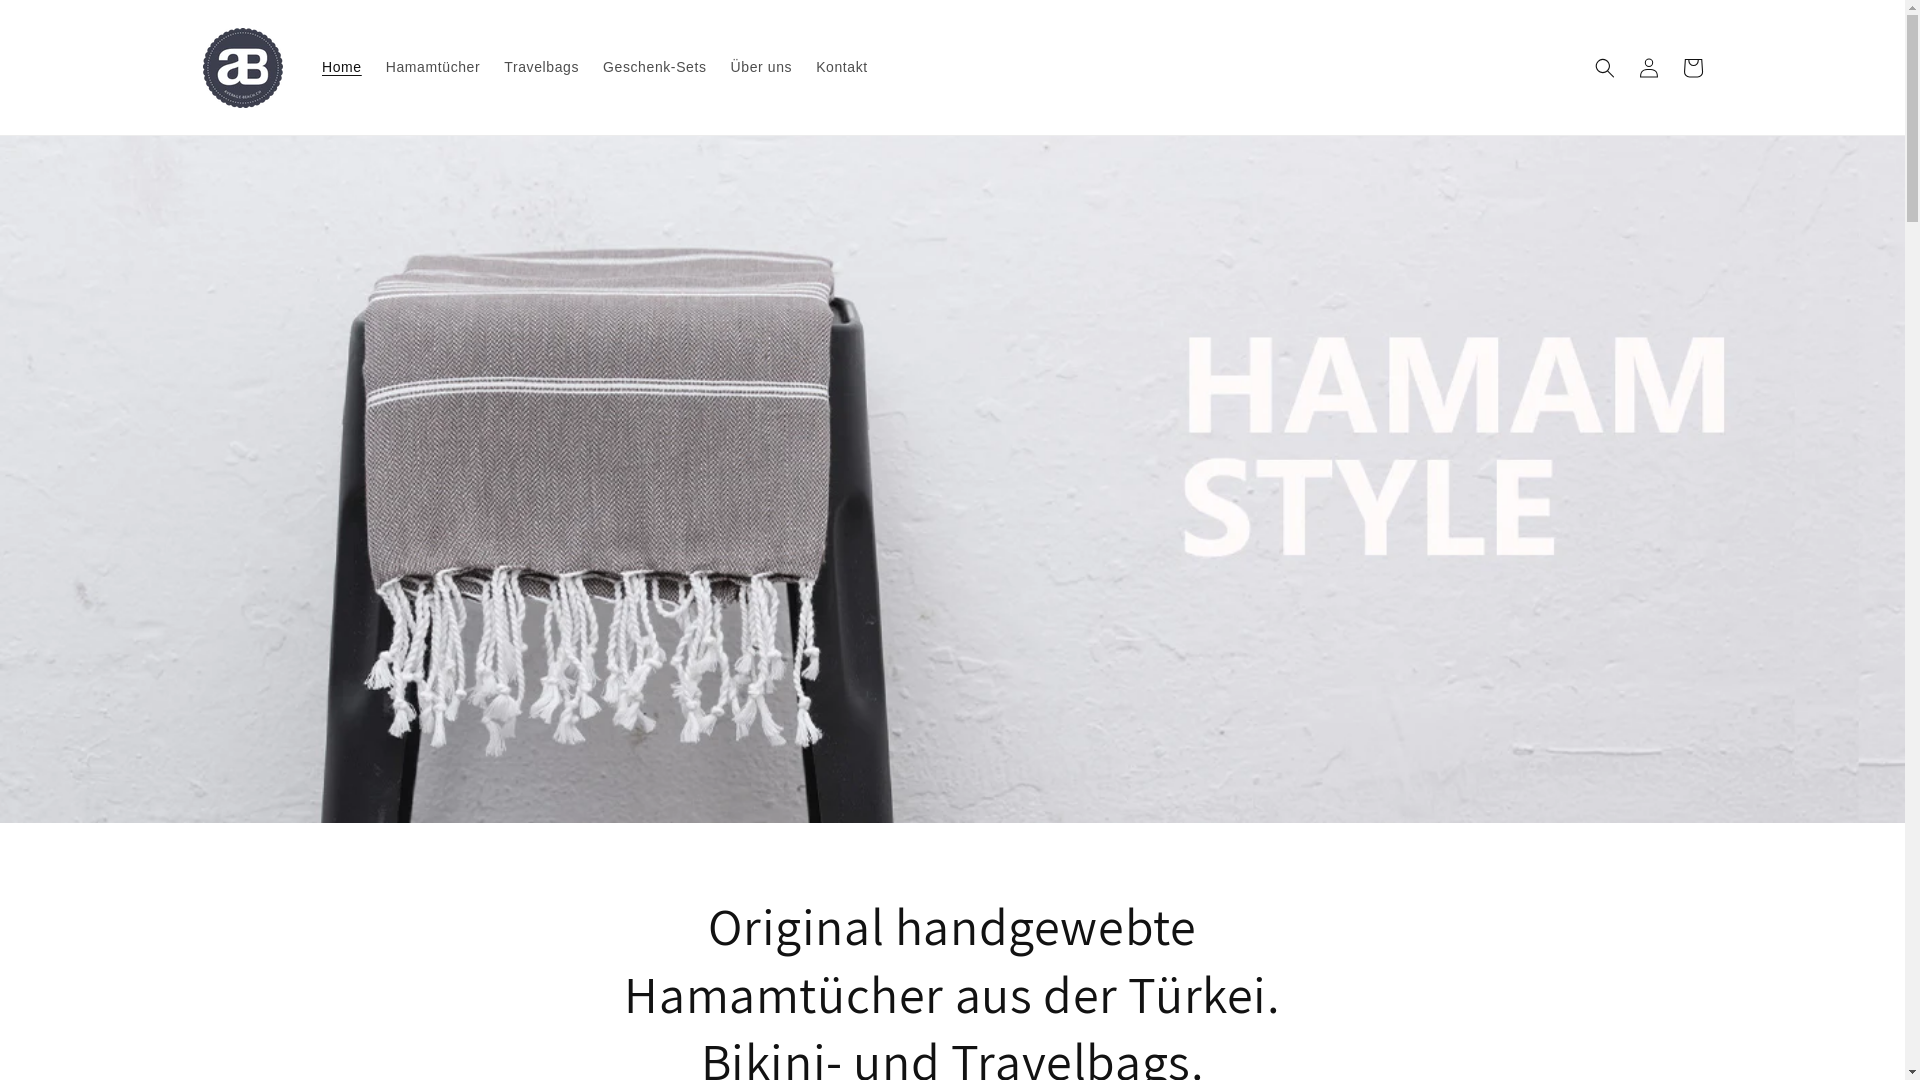 The width and height of the screenshot is (1920, 1080). What do you see at coordinates (1647, 67) in the screenshot?
I see `'Einloggen'` at bounding box center [1647, 67].